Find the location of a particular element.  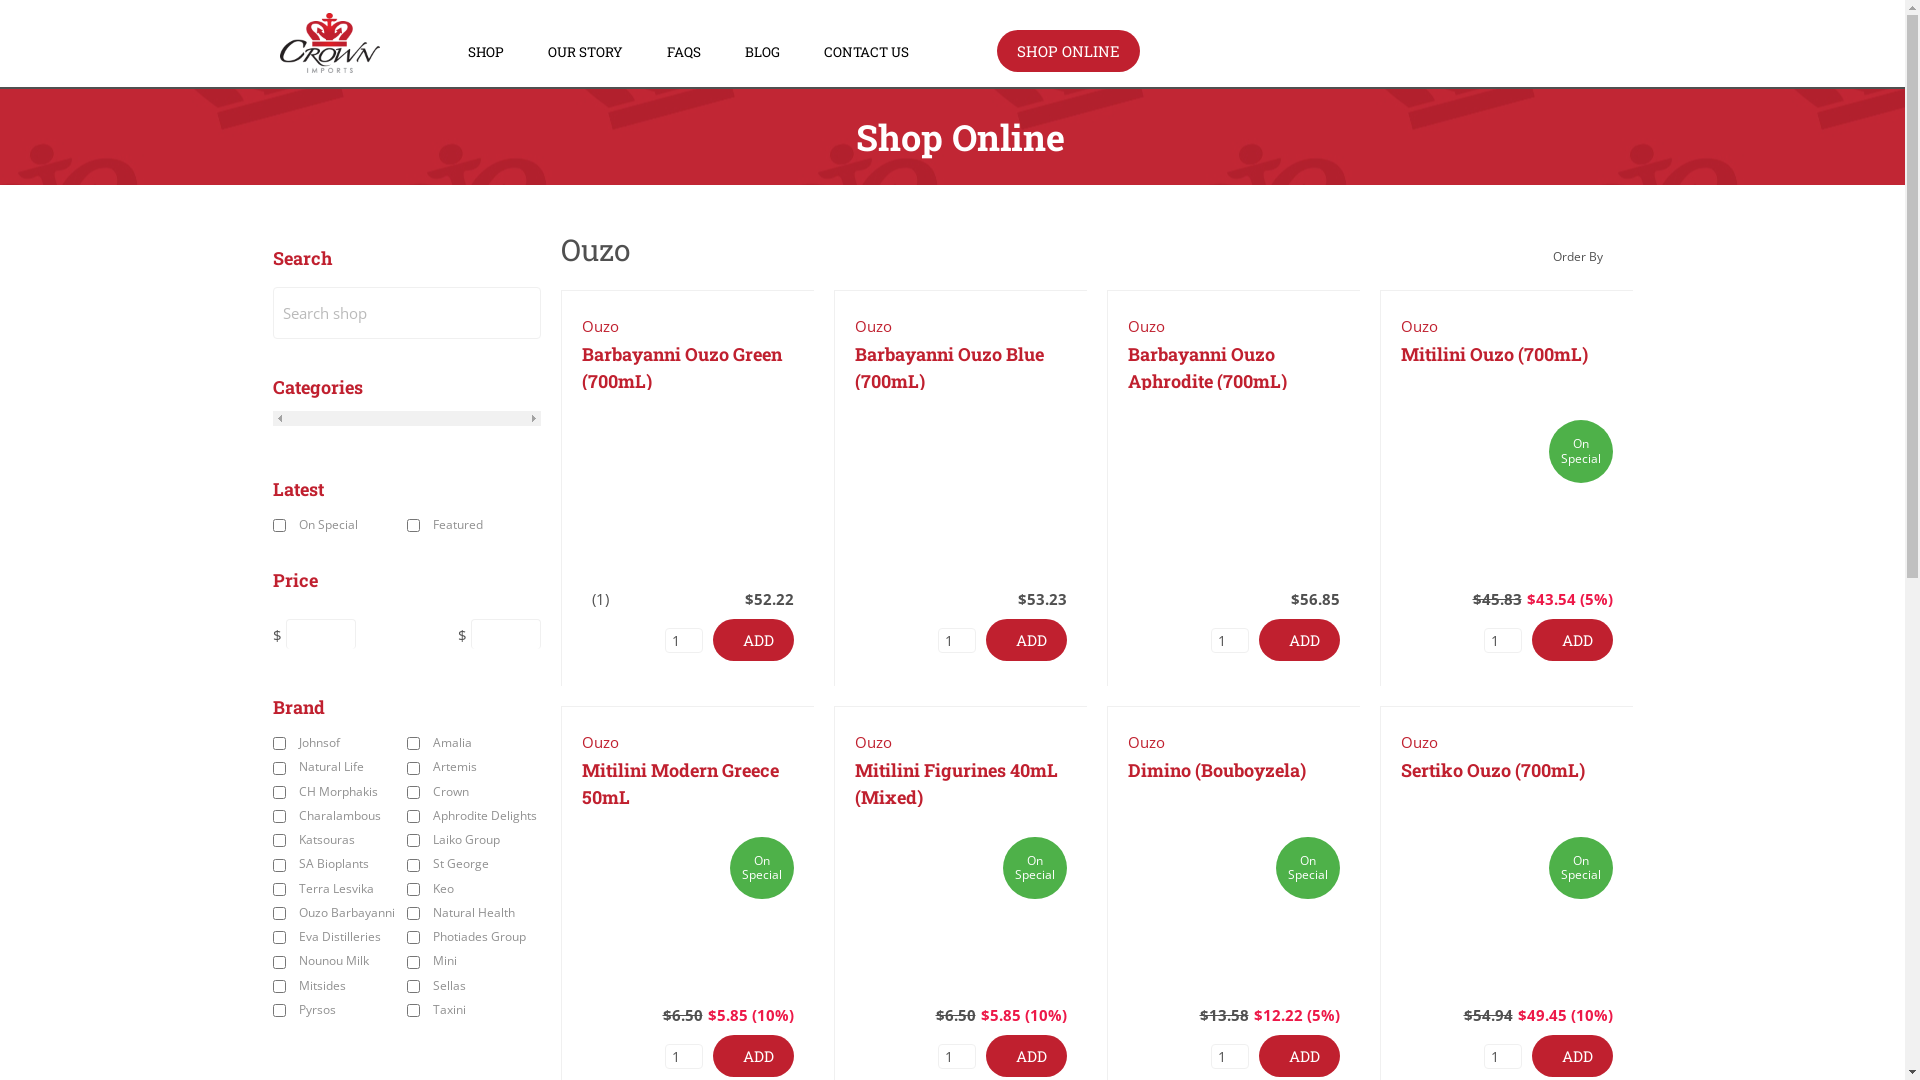

'SHOP' is located at coordinates (485, 51).